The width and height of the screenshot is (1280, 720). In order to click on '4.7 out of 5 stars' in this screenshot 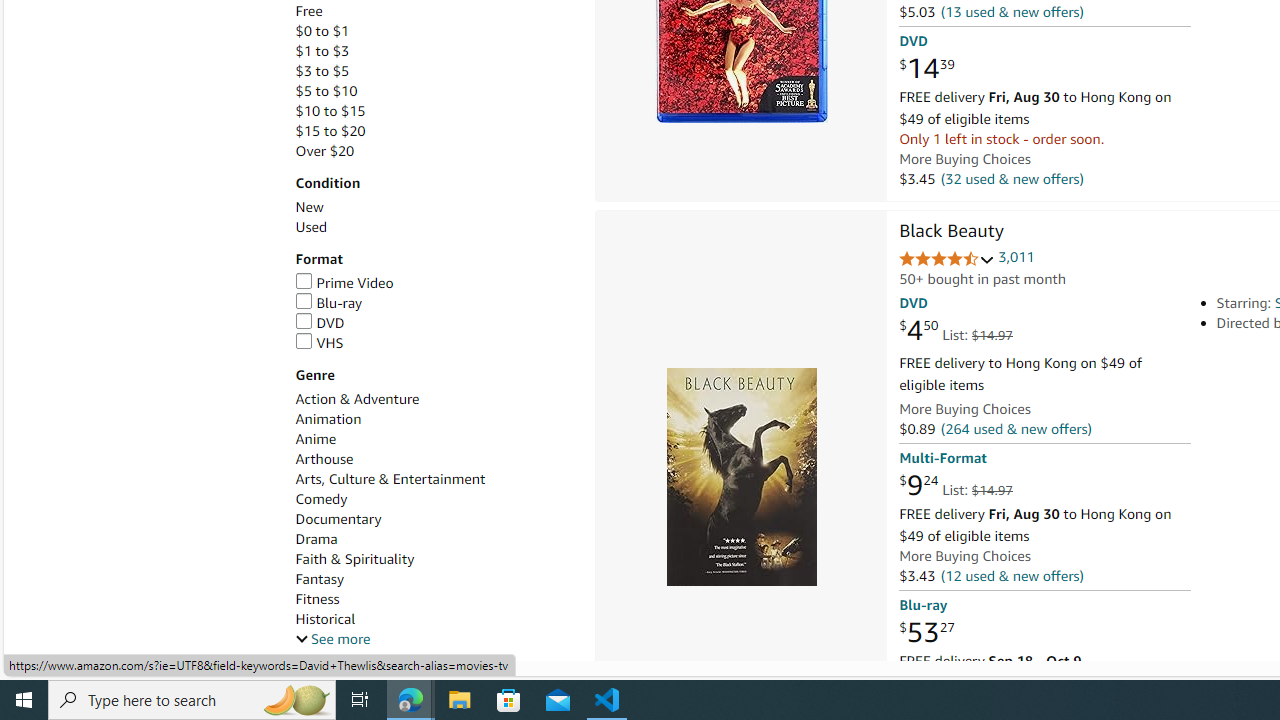, I will do `click(946, 258)`.